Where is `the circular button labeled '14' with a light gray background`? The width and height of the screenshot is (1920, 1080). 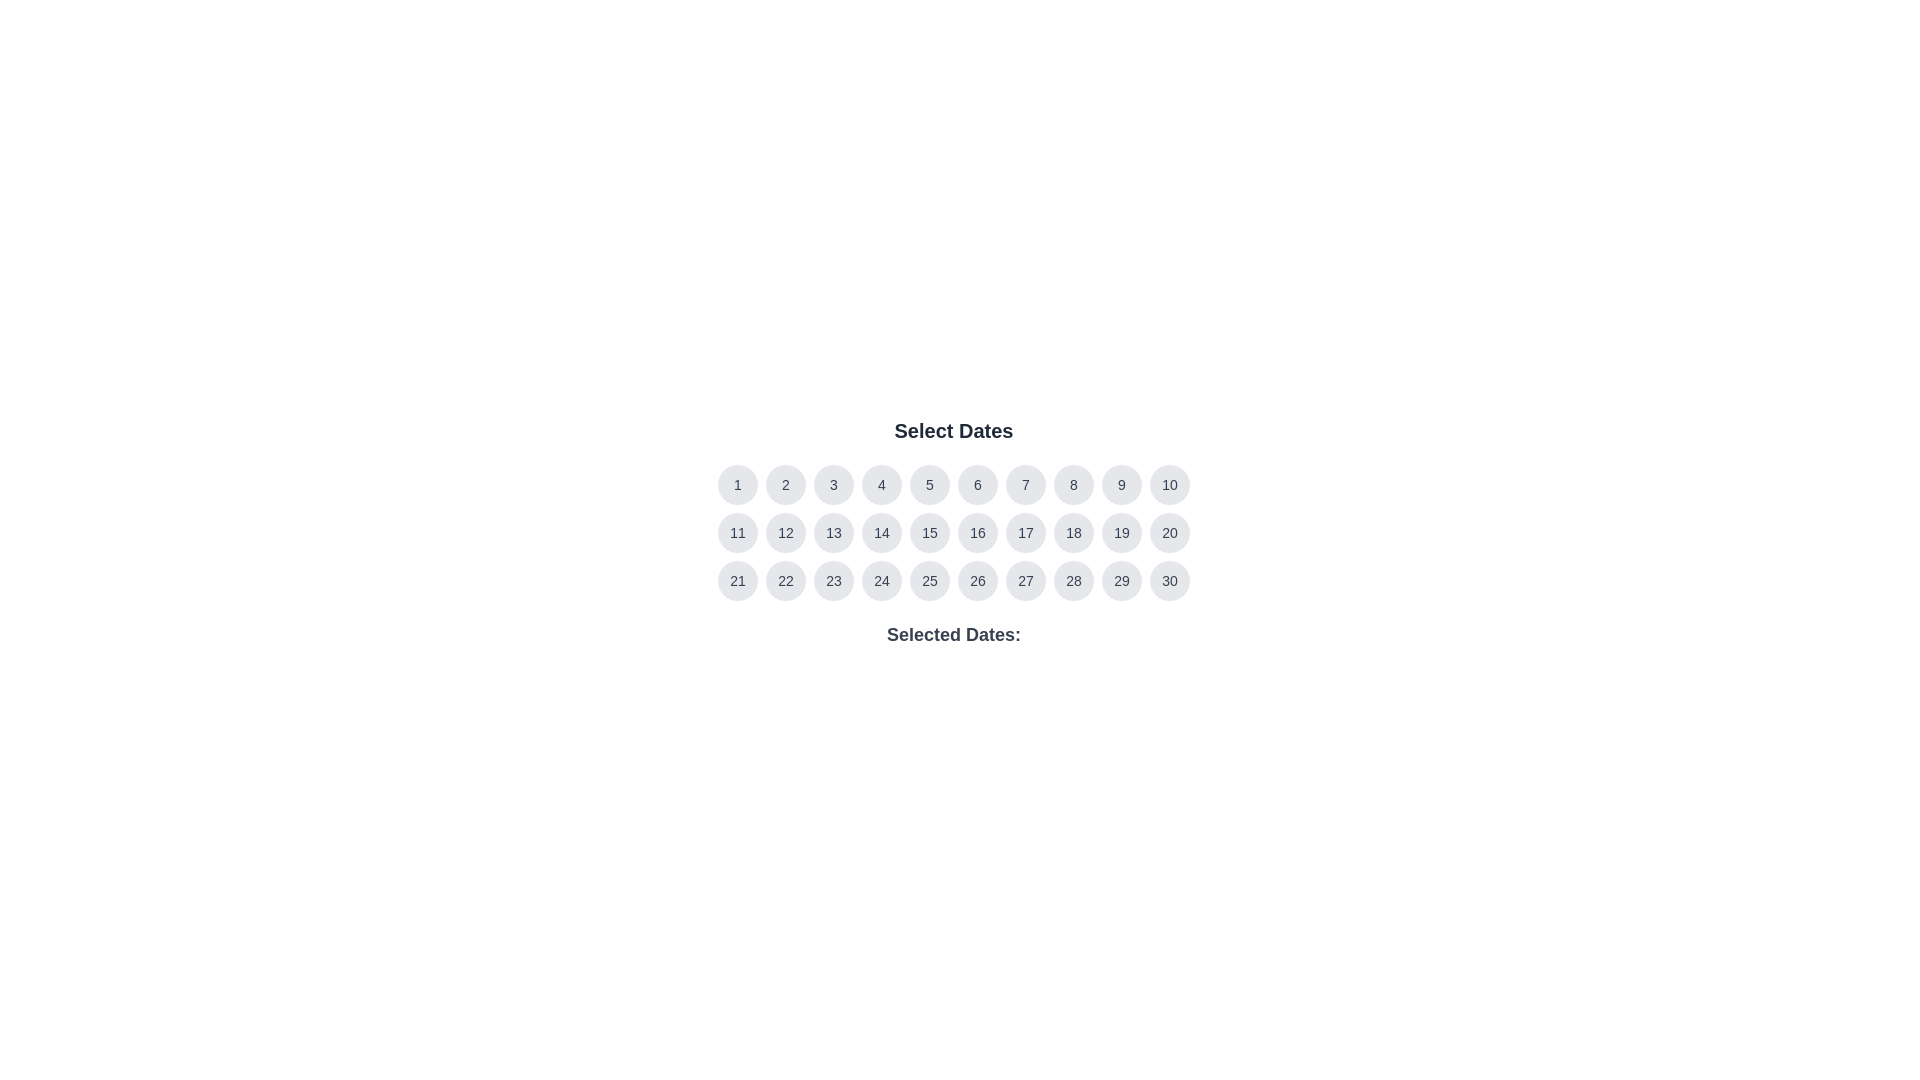 the circular button labeled '14' with a light gray background is located at coordinates (881, 531).